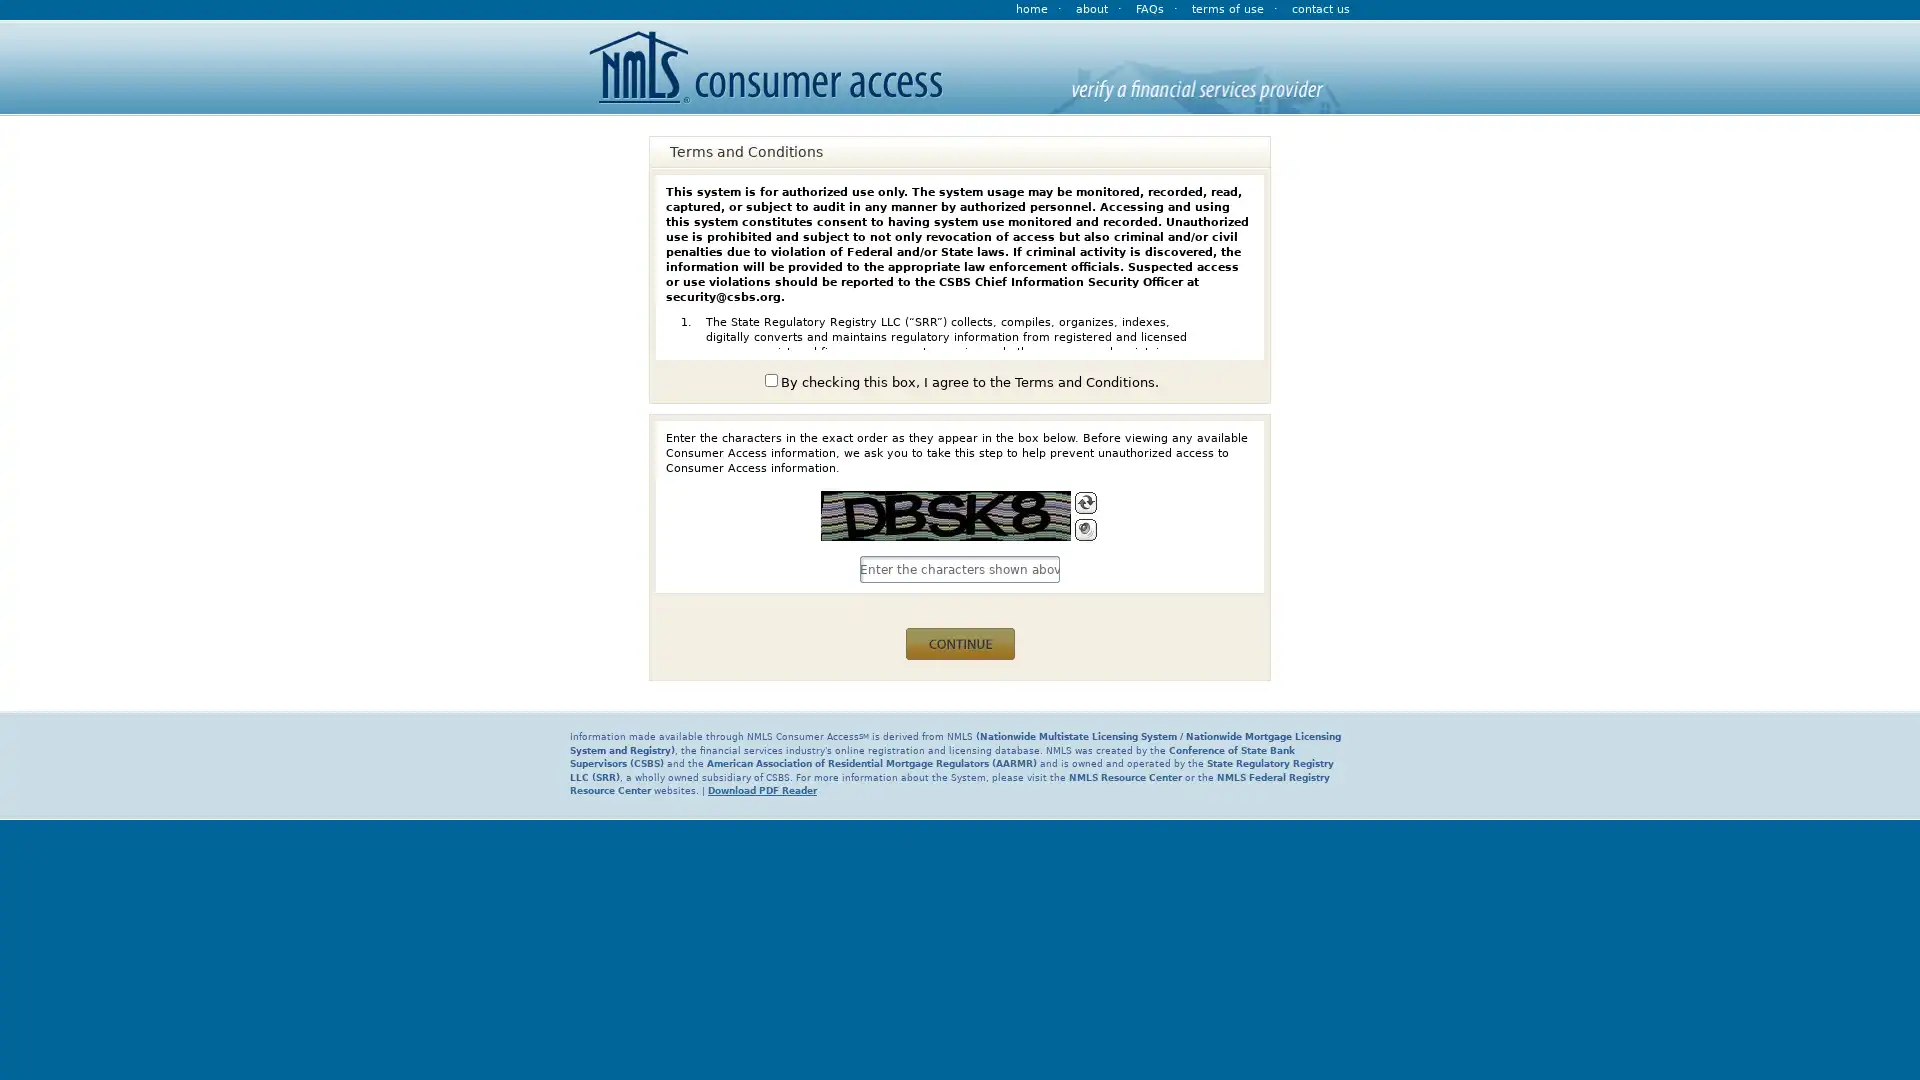 The width and height of the screenshot is (1920, 1080). Describe the element at coordinates (958, 644) in the screenshot. I see `continue` at that location.